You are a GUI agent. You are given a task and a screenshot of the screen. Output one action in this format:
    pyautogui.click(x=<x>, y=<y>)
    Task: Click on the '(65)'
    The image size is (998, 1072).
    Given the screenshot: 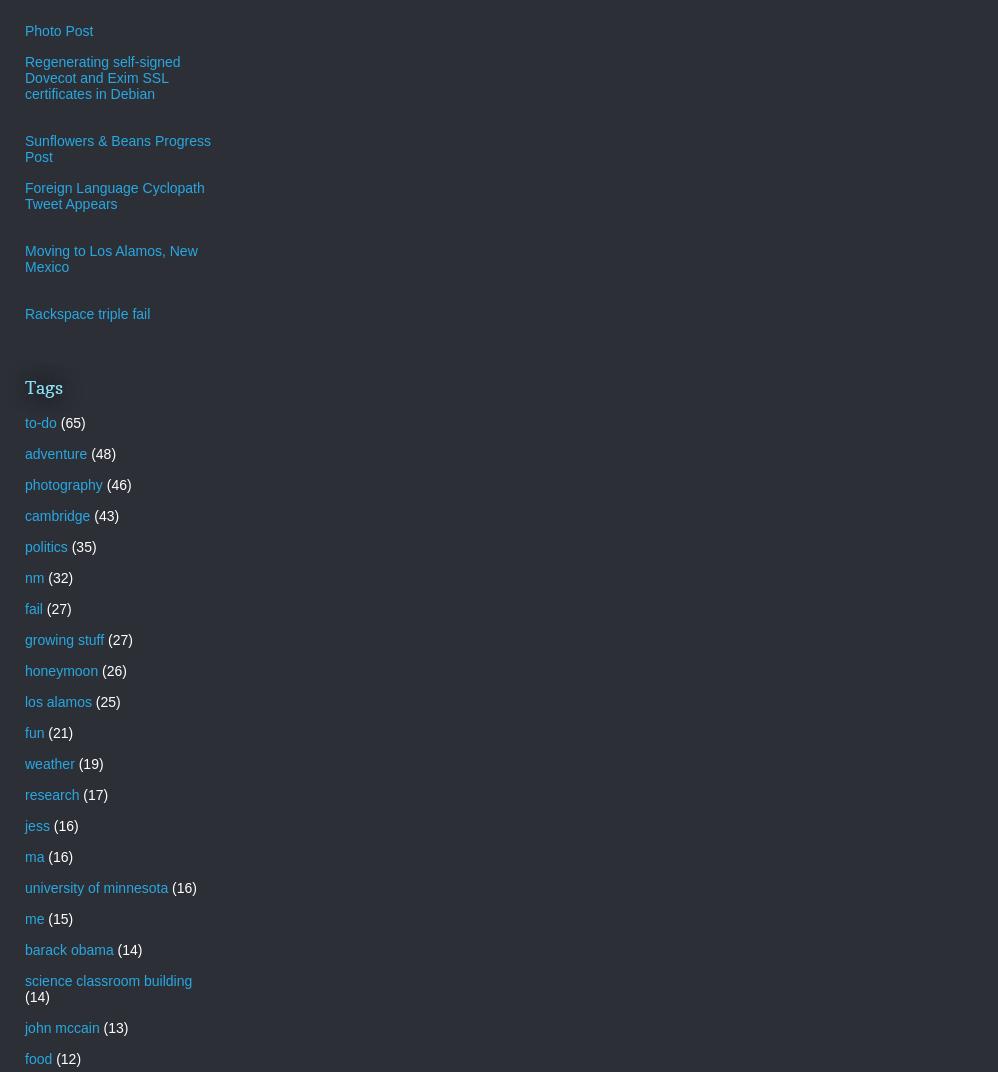 What is the action you would take?
    pyautogui.click(x=71, y=421)
    